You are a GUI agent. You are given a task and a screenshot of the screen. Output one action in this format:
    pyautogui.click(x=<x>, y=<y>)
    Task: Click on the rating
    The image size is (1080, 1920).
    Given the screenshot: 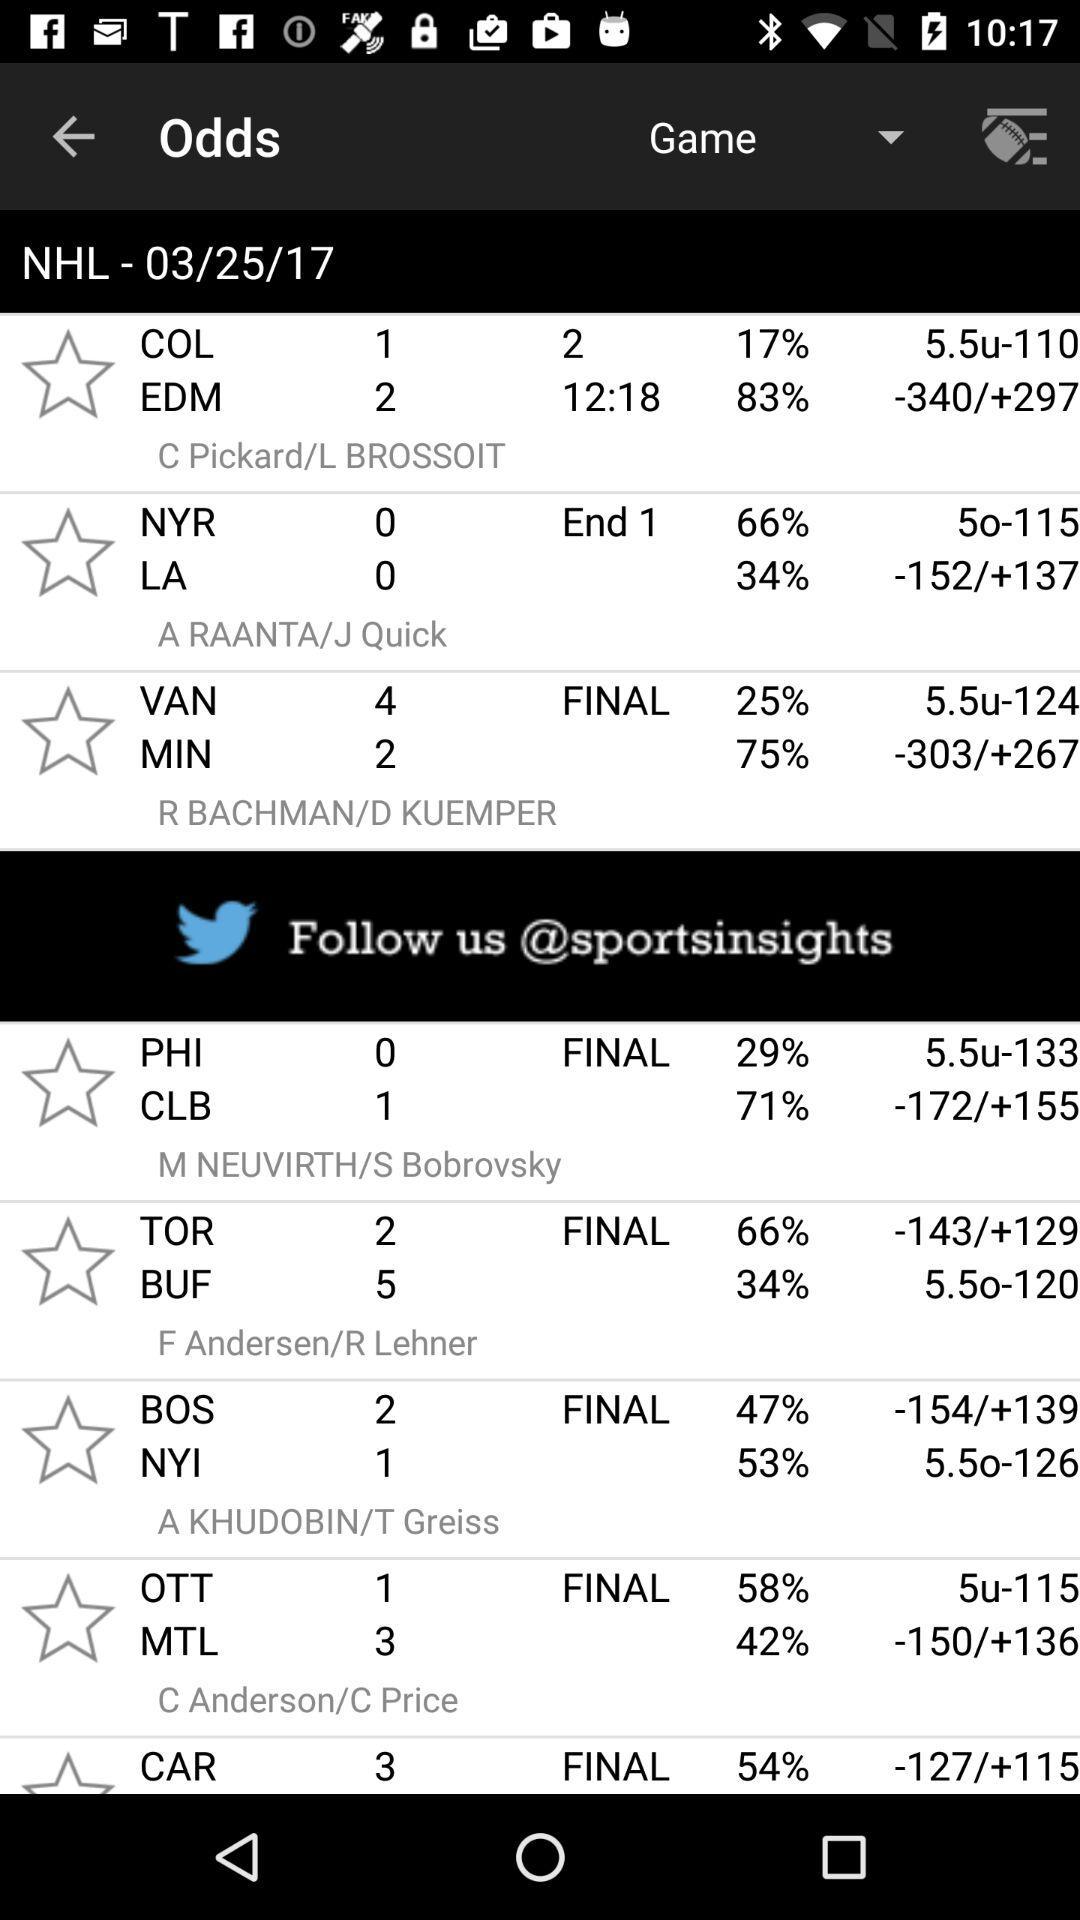 What is the action you would take?
    pyautogui.click(x=67, y=1438)
    